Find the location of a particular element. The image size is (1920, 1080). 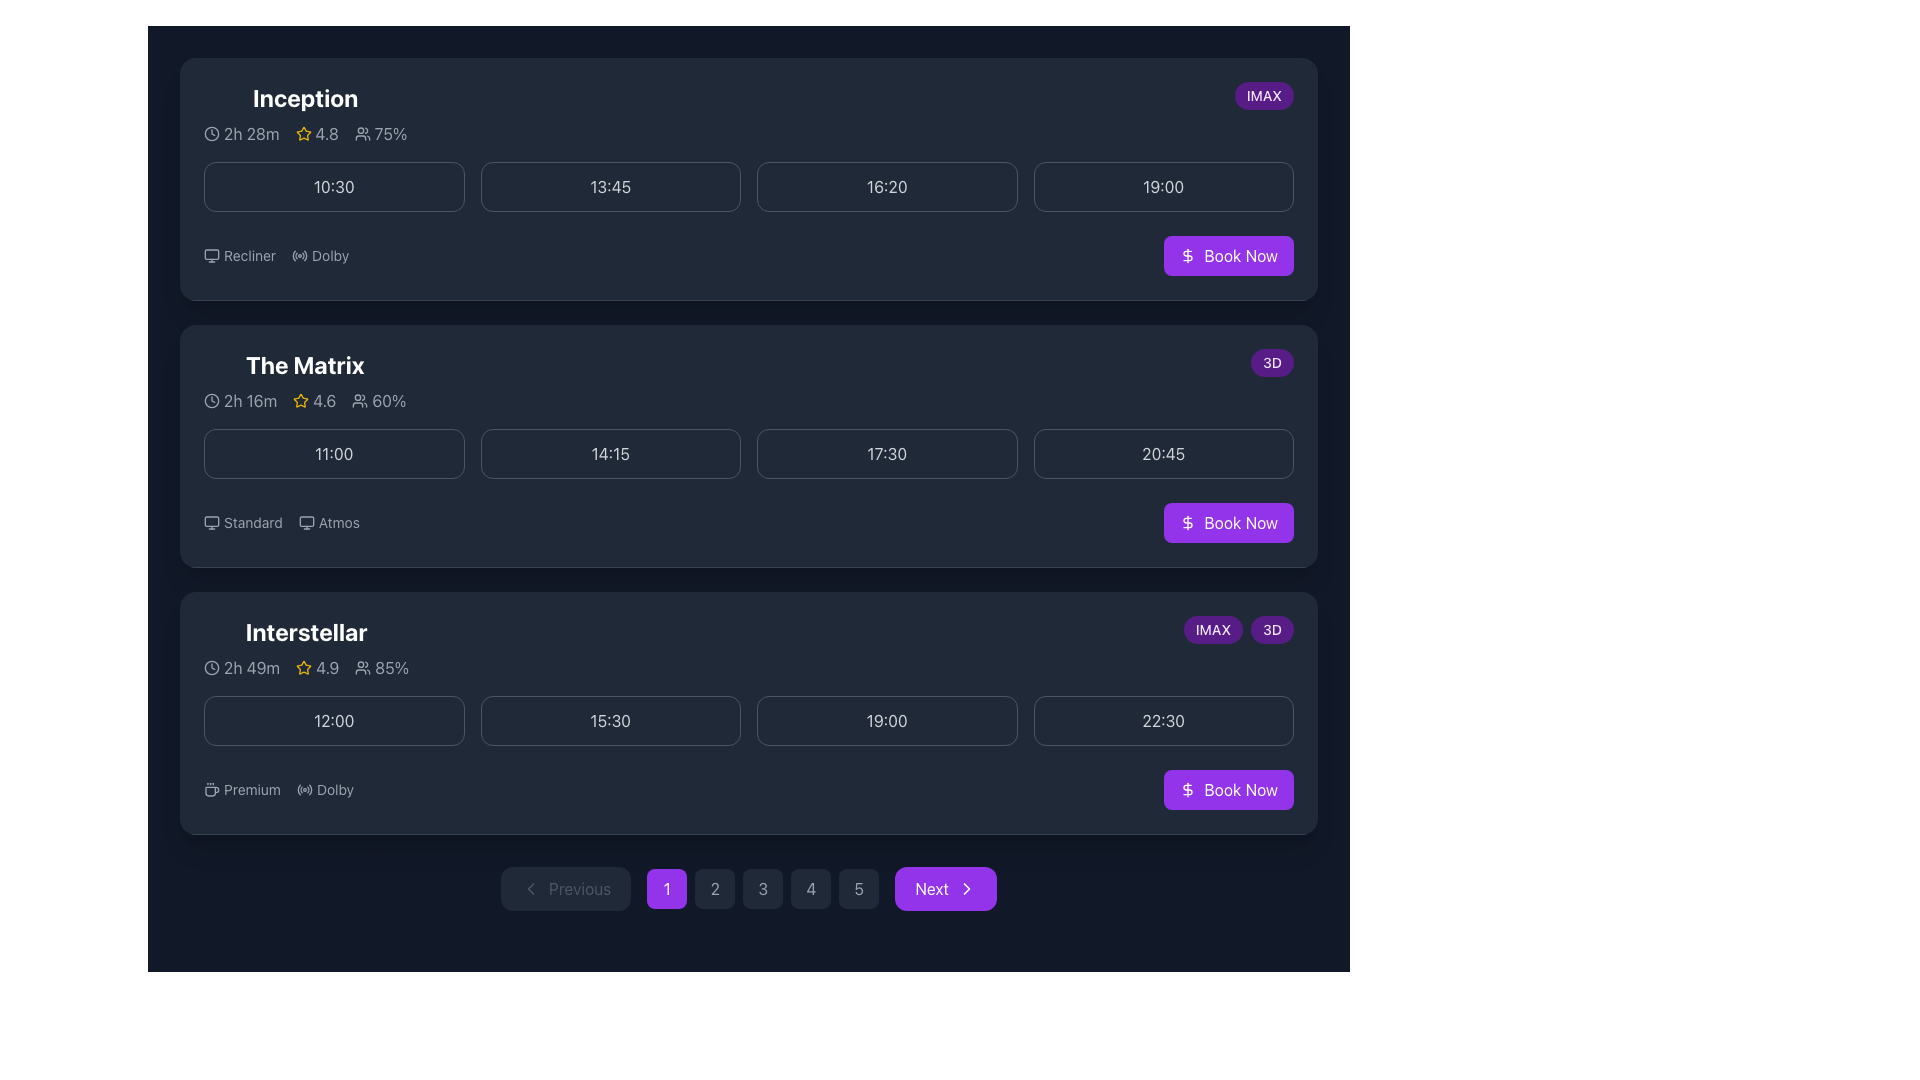

text label displaying the time duration '2h 49m' next to the clock icon for the movie 'Interstellar' in the bottom section of the interface is located at coordinates (241, 667).